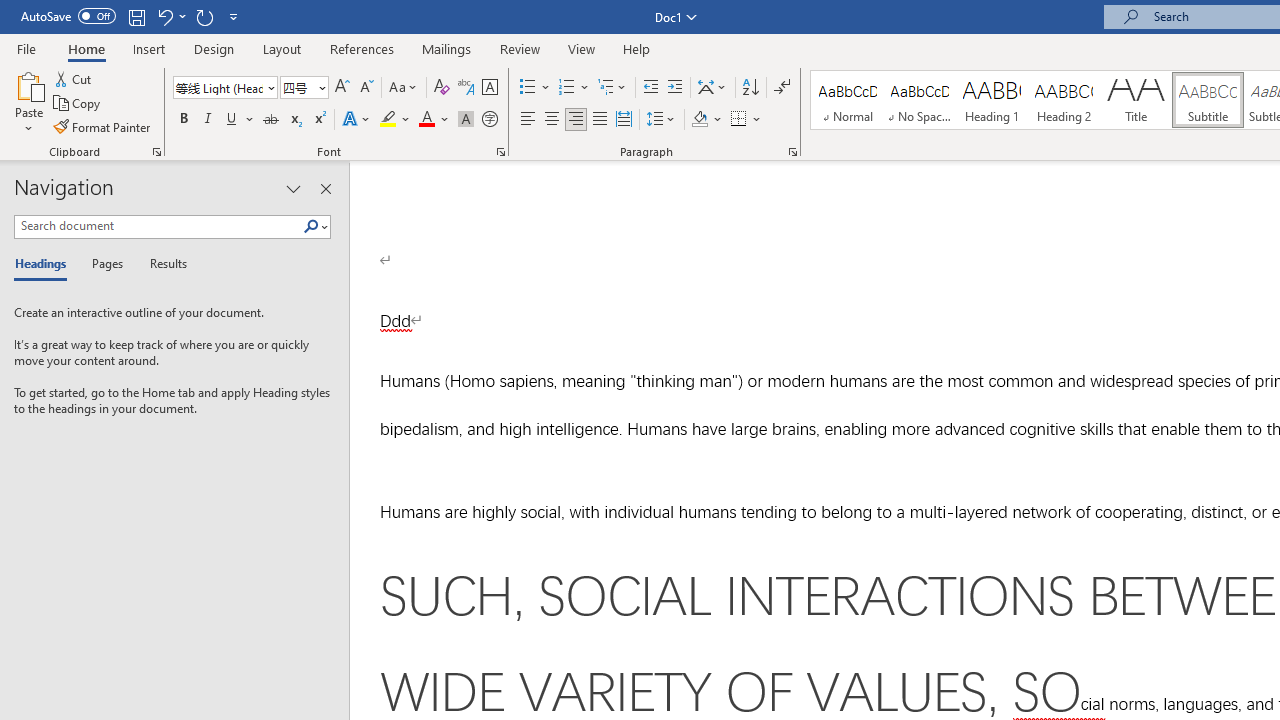  I want to click on 'Paragraph...', so click(791, 150).